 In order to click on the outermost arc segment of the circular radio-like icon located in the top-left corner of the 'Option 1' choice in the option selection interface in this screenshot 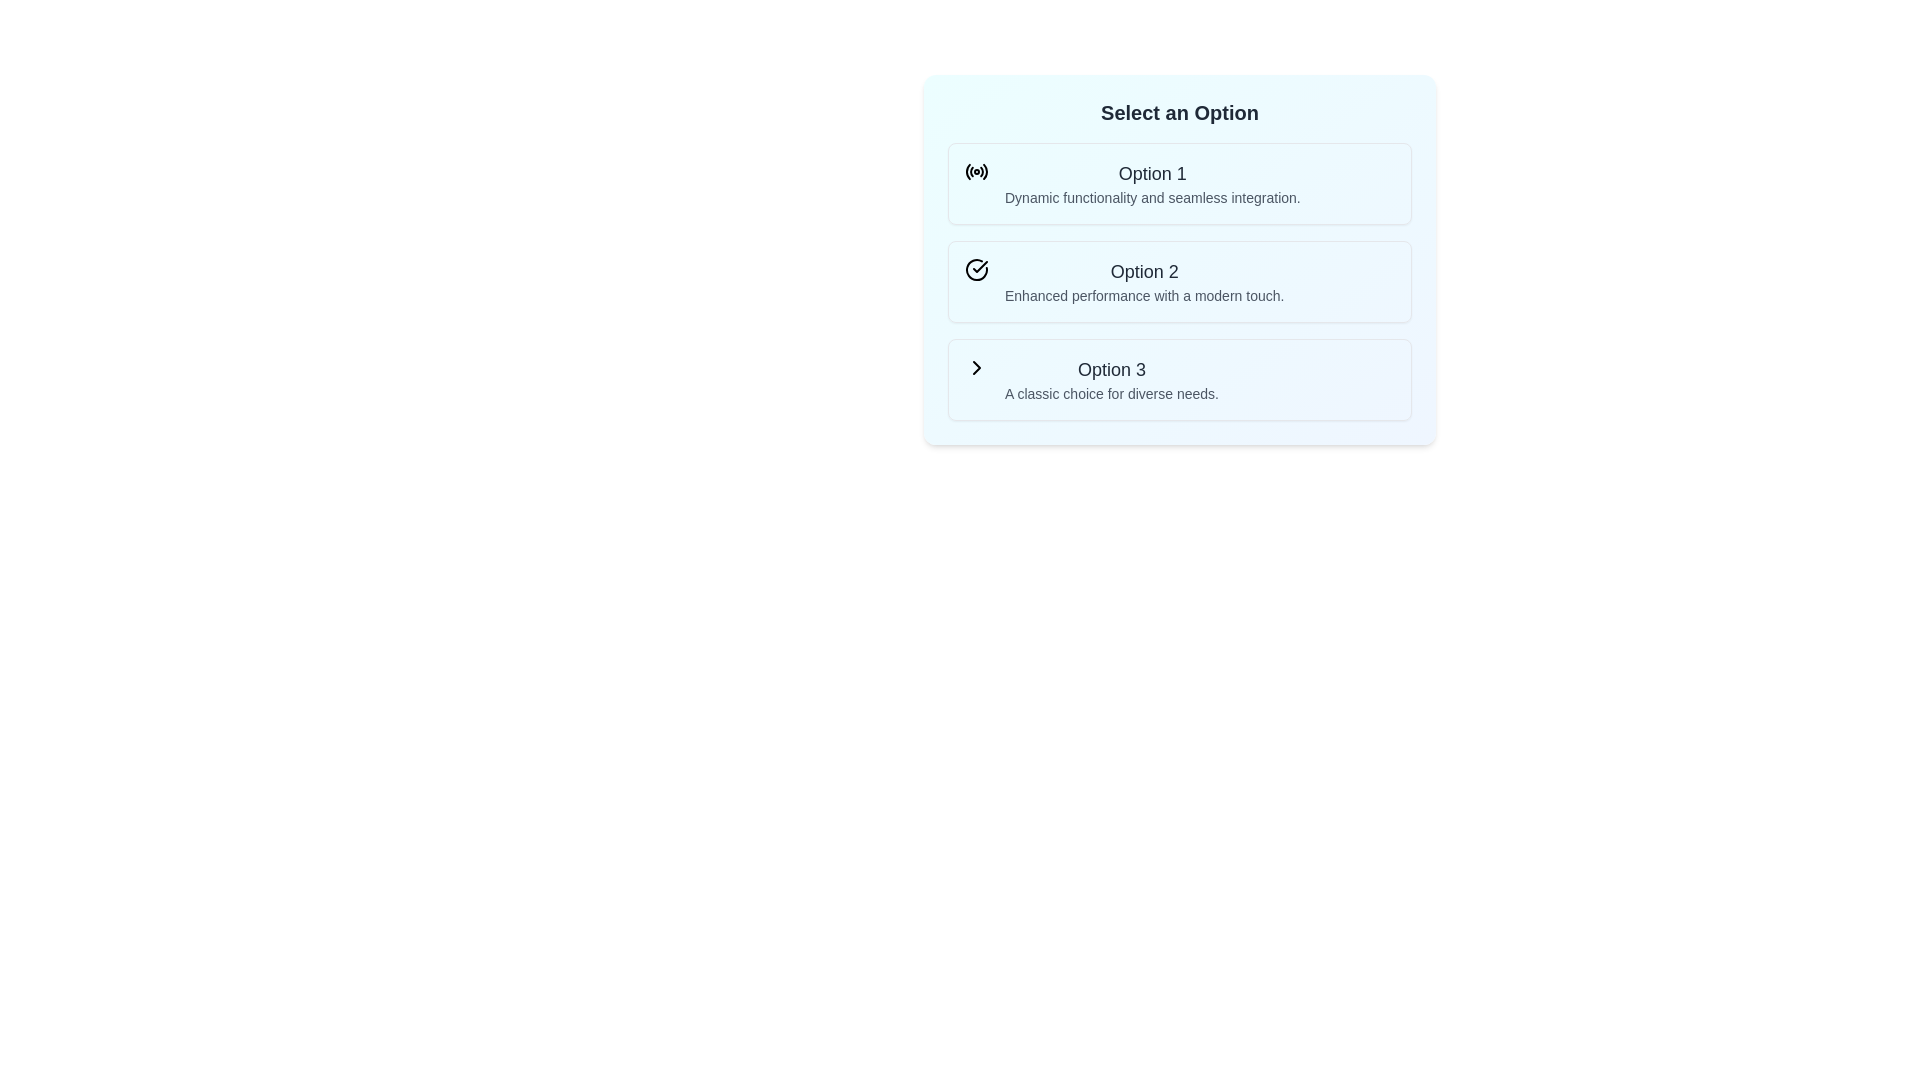, I will do `click(985, 170)`.